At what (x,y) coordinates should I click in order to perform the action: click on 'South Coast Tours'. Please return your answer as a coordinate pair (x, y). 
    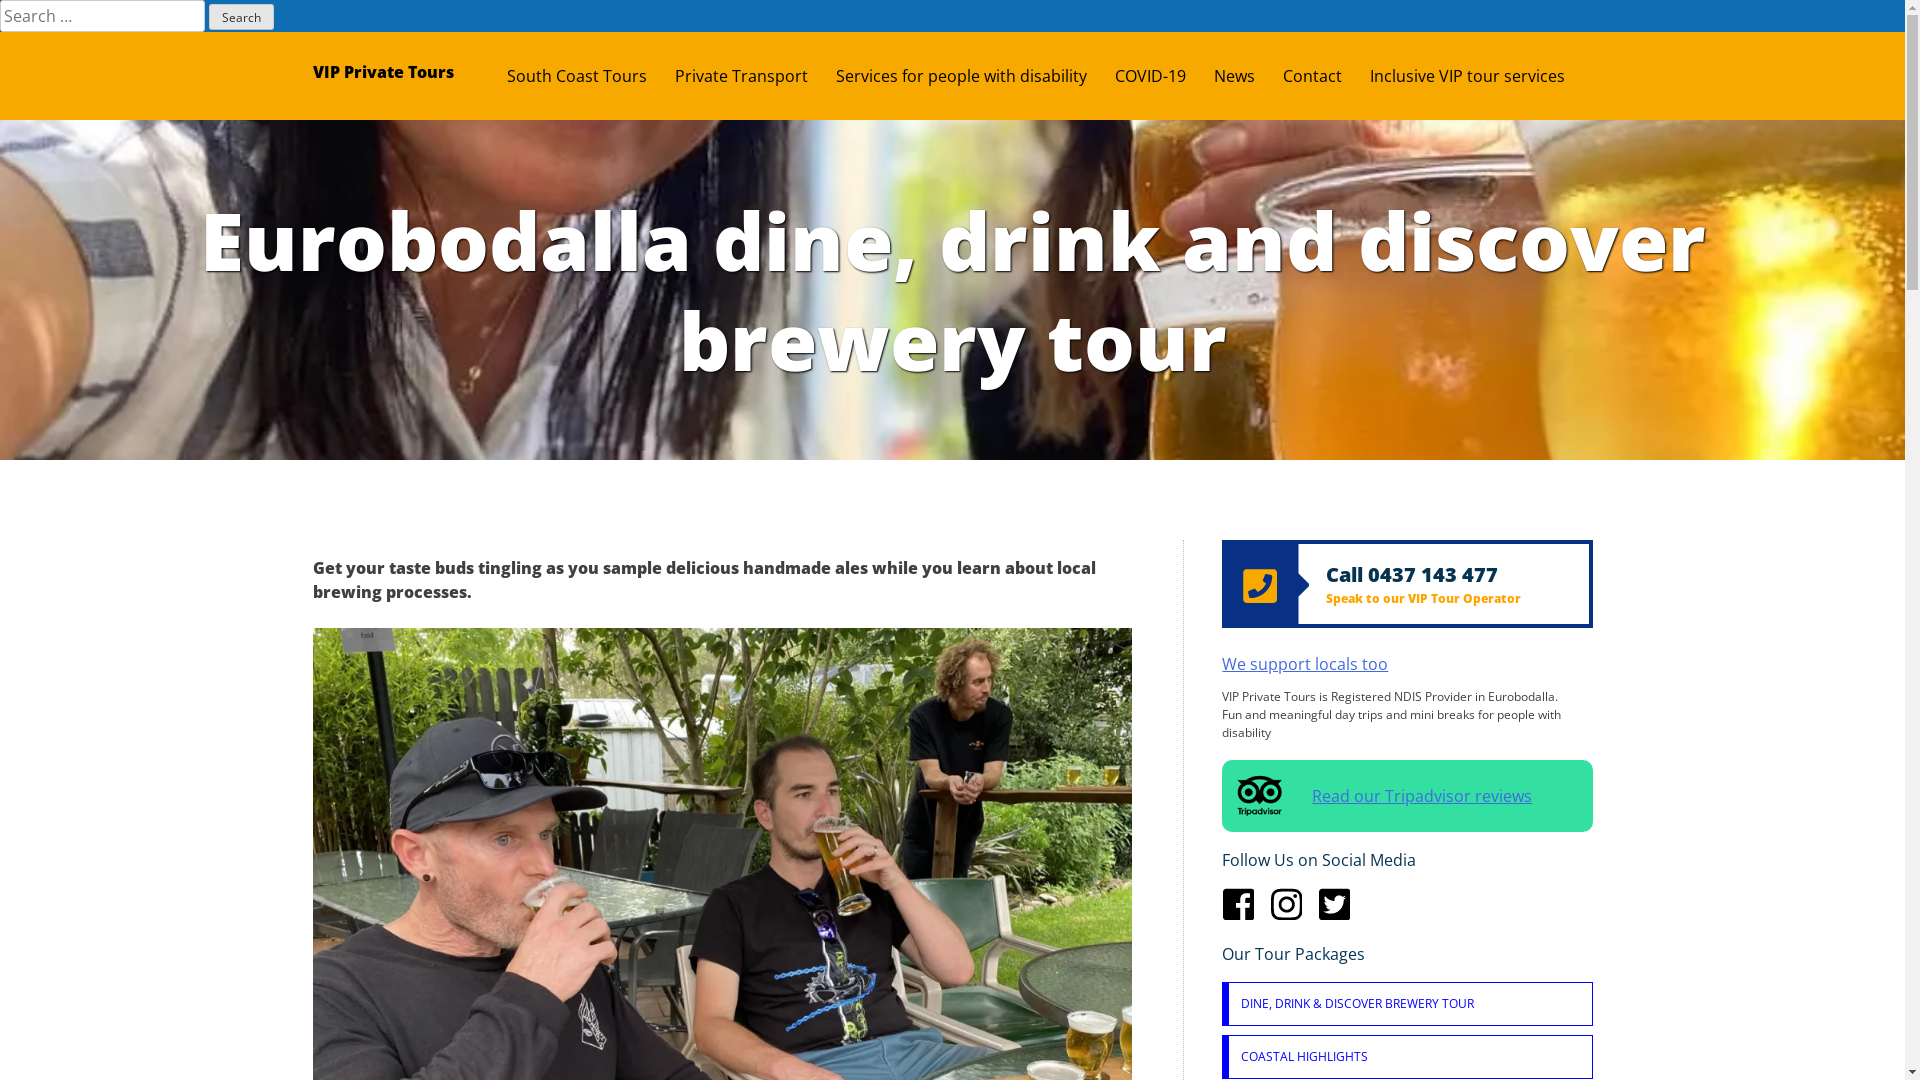
    Looking at the image, I should click on (505, 75).